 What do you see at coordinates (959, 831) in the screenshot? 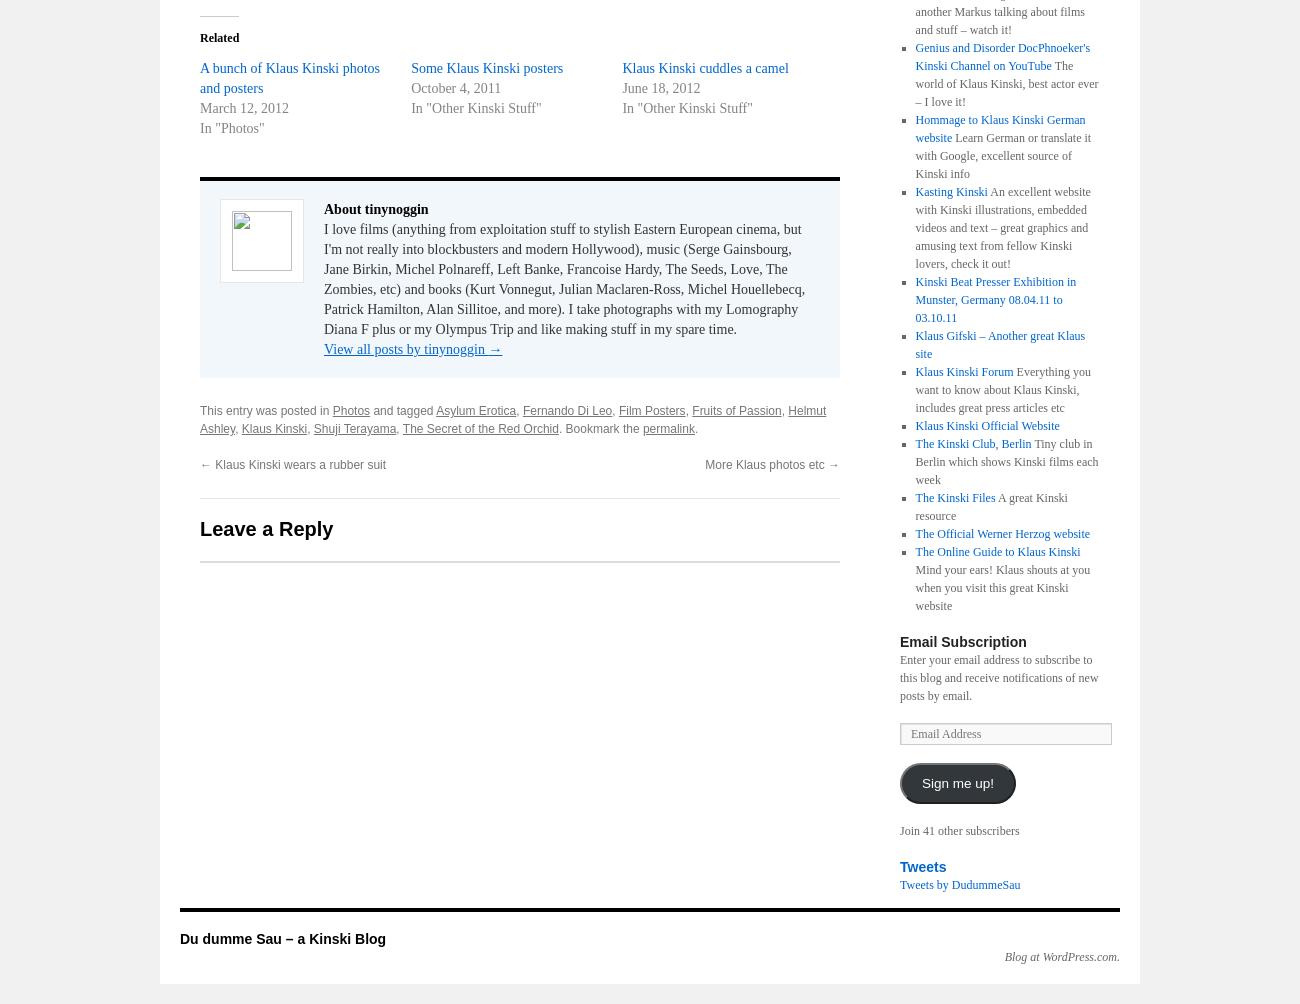
I see `'Join 41 other subscribers'` at bounding box center [959, 831].